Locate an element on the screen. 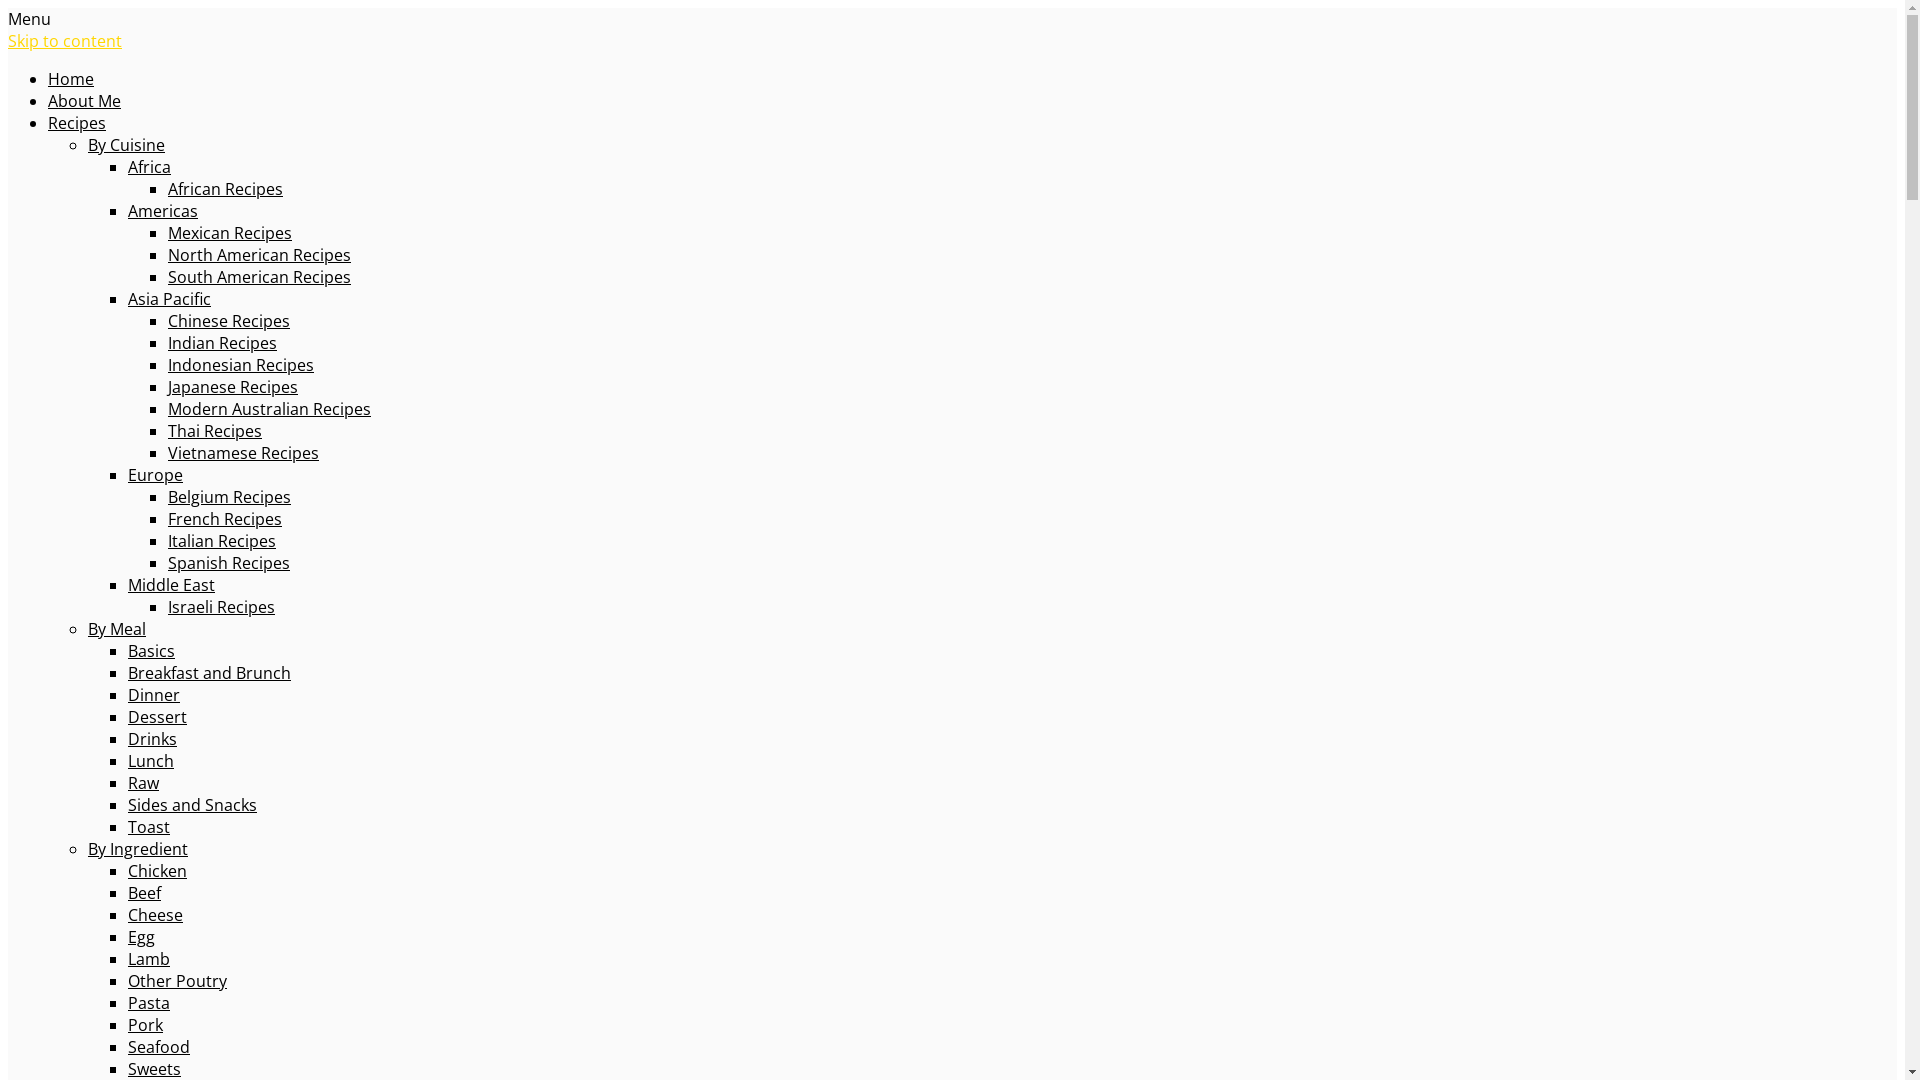 Image resolution: width=1920 pixels, height=1080 pixels. 'Europe' is located at coordinates (154, 474).